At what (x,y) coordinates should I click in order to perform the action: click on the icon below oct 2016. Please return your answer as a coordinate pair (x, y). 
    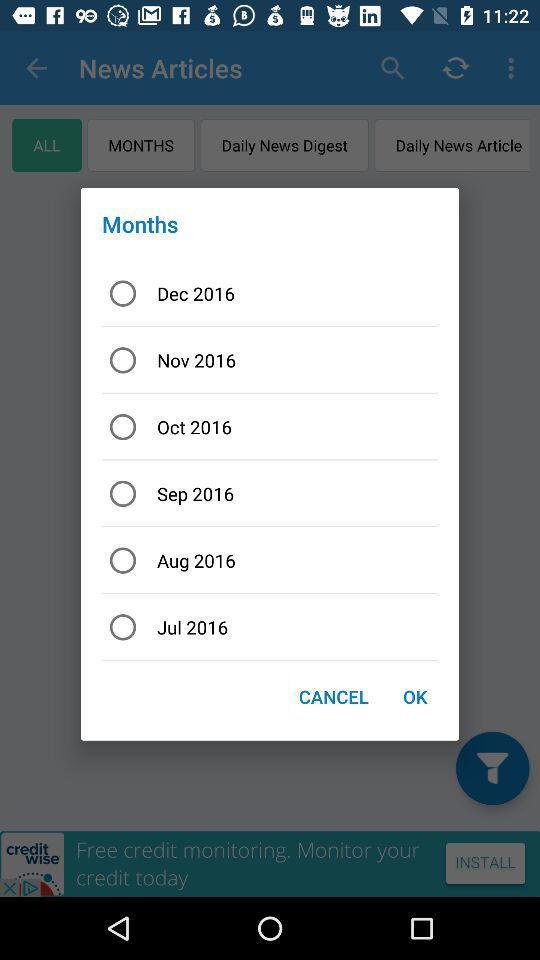
    Looking at the image, I should click on (270, 492).